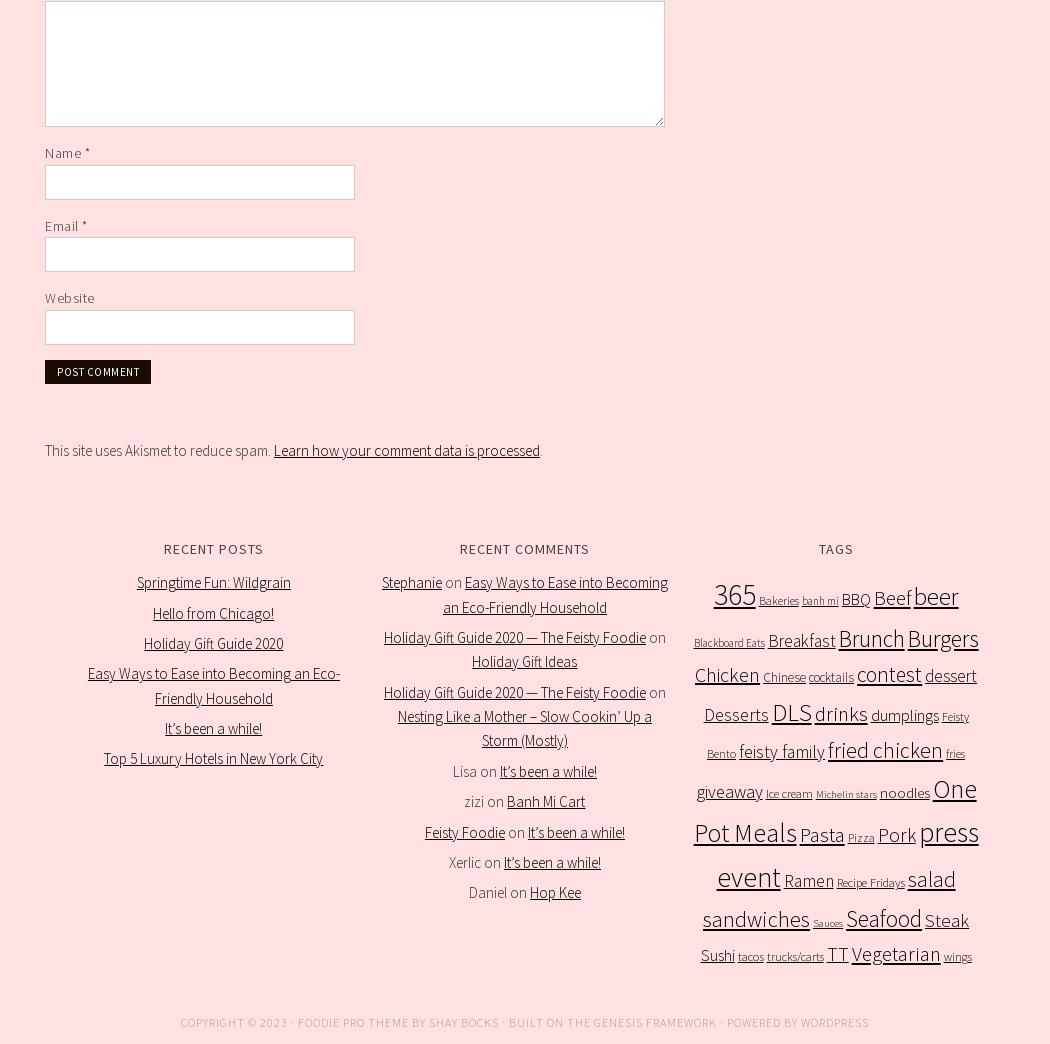 The height and width of the screenshot is (1044, 1050). Describe the element at coordinates (871, 598) in the screenshot. I see `'Beef'` at that location.